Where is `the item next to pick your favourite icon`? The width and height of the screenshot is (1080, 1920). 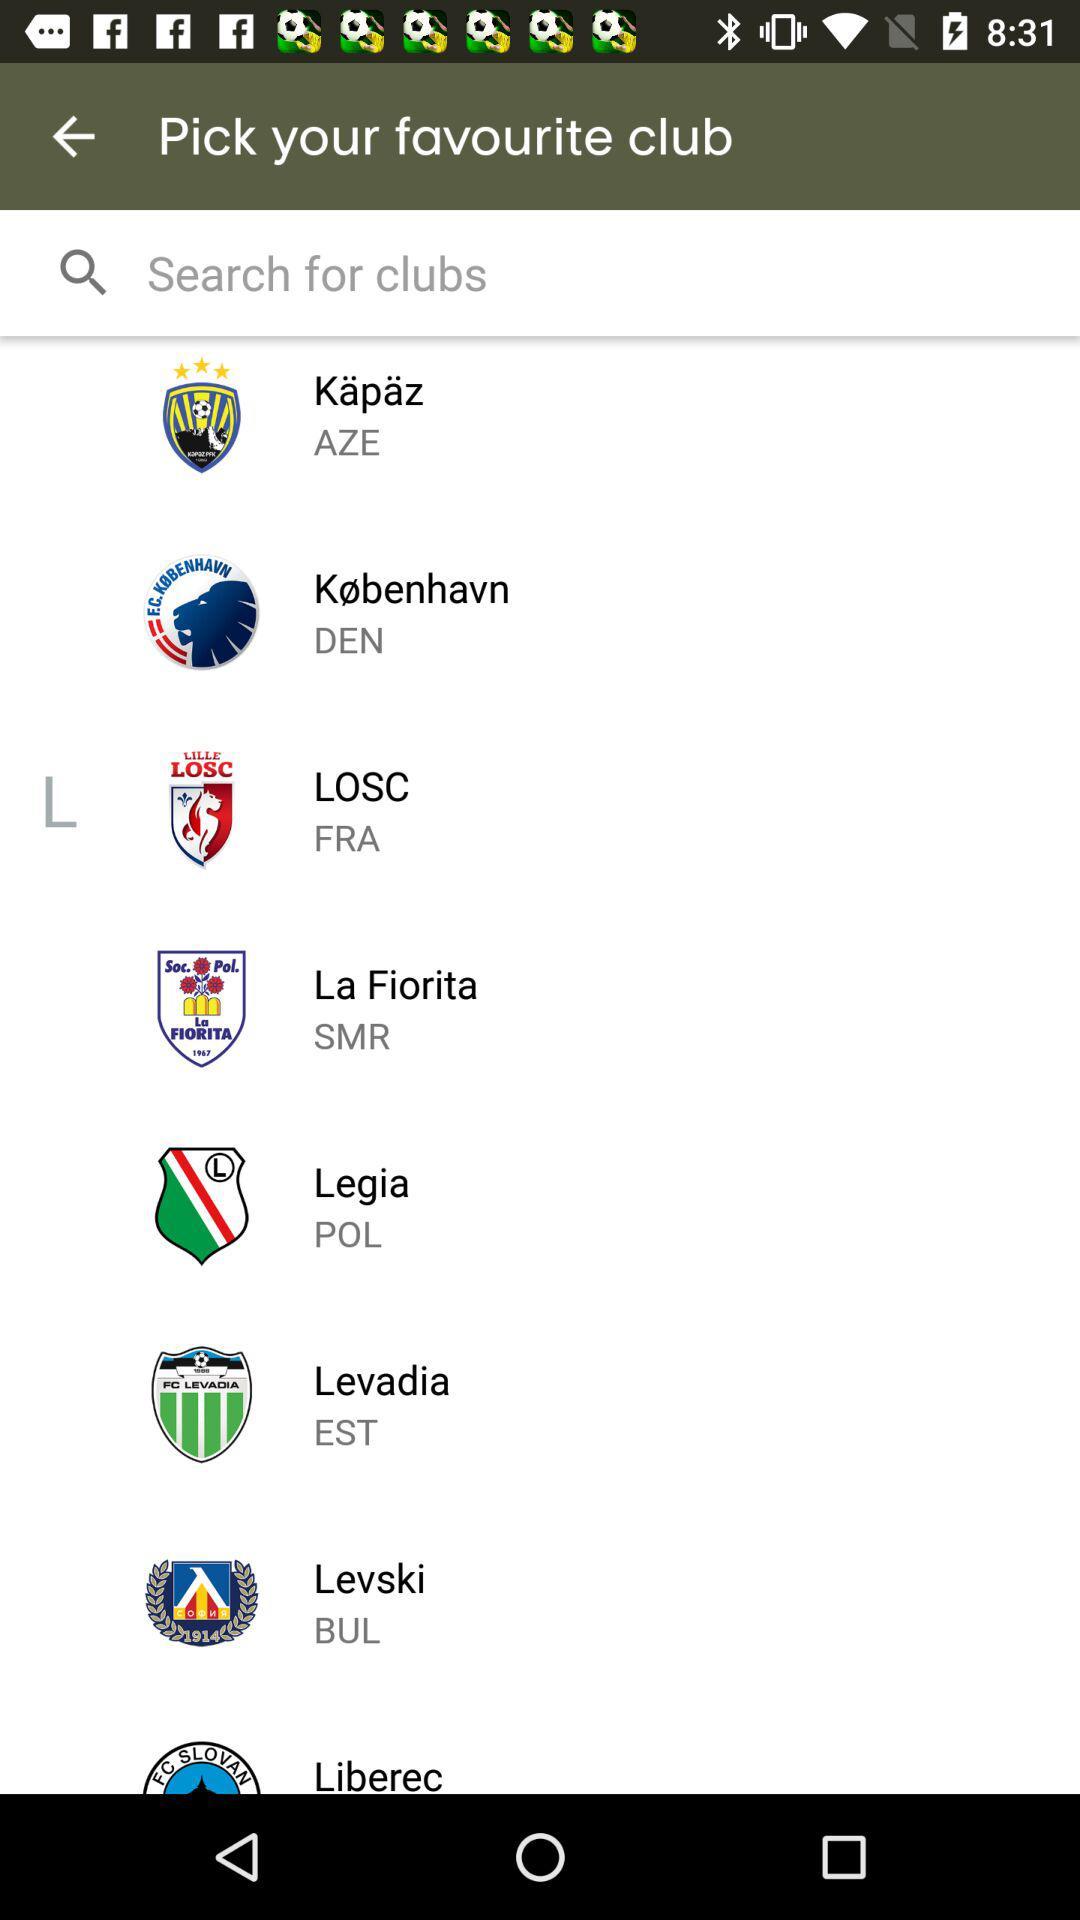
the item next to pick your favourite icon is located at coordinates (72, 135).